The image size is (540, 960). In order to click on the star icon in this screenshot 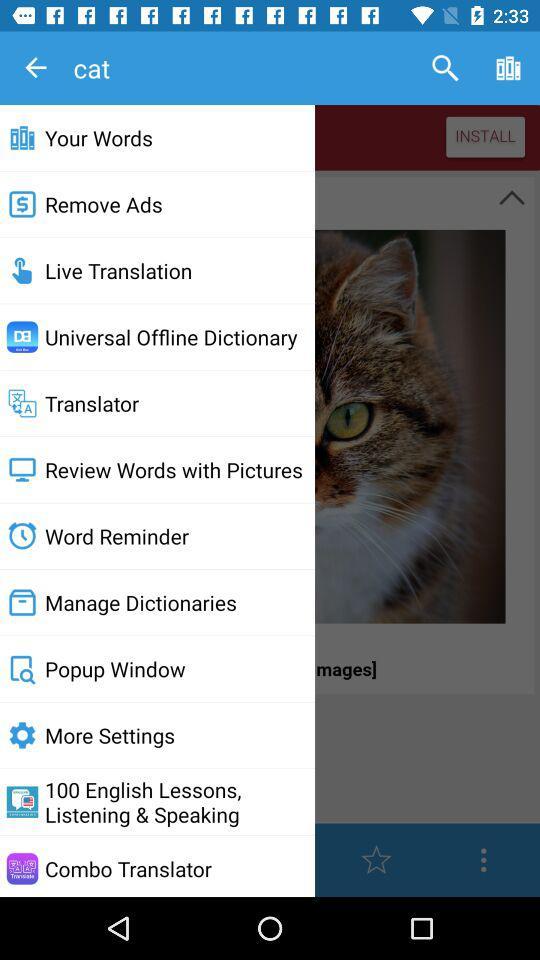, I will do `click(376, 859)`.